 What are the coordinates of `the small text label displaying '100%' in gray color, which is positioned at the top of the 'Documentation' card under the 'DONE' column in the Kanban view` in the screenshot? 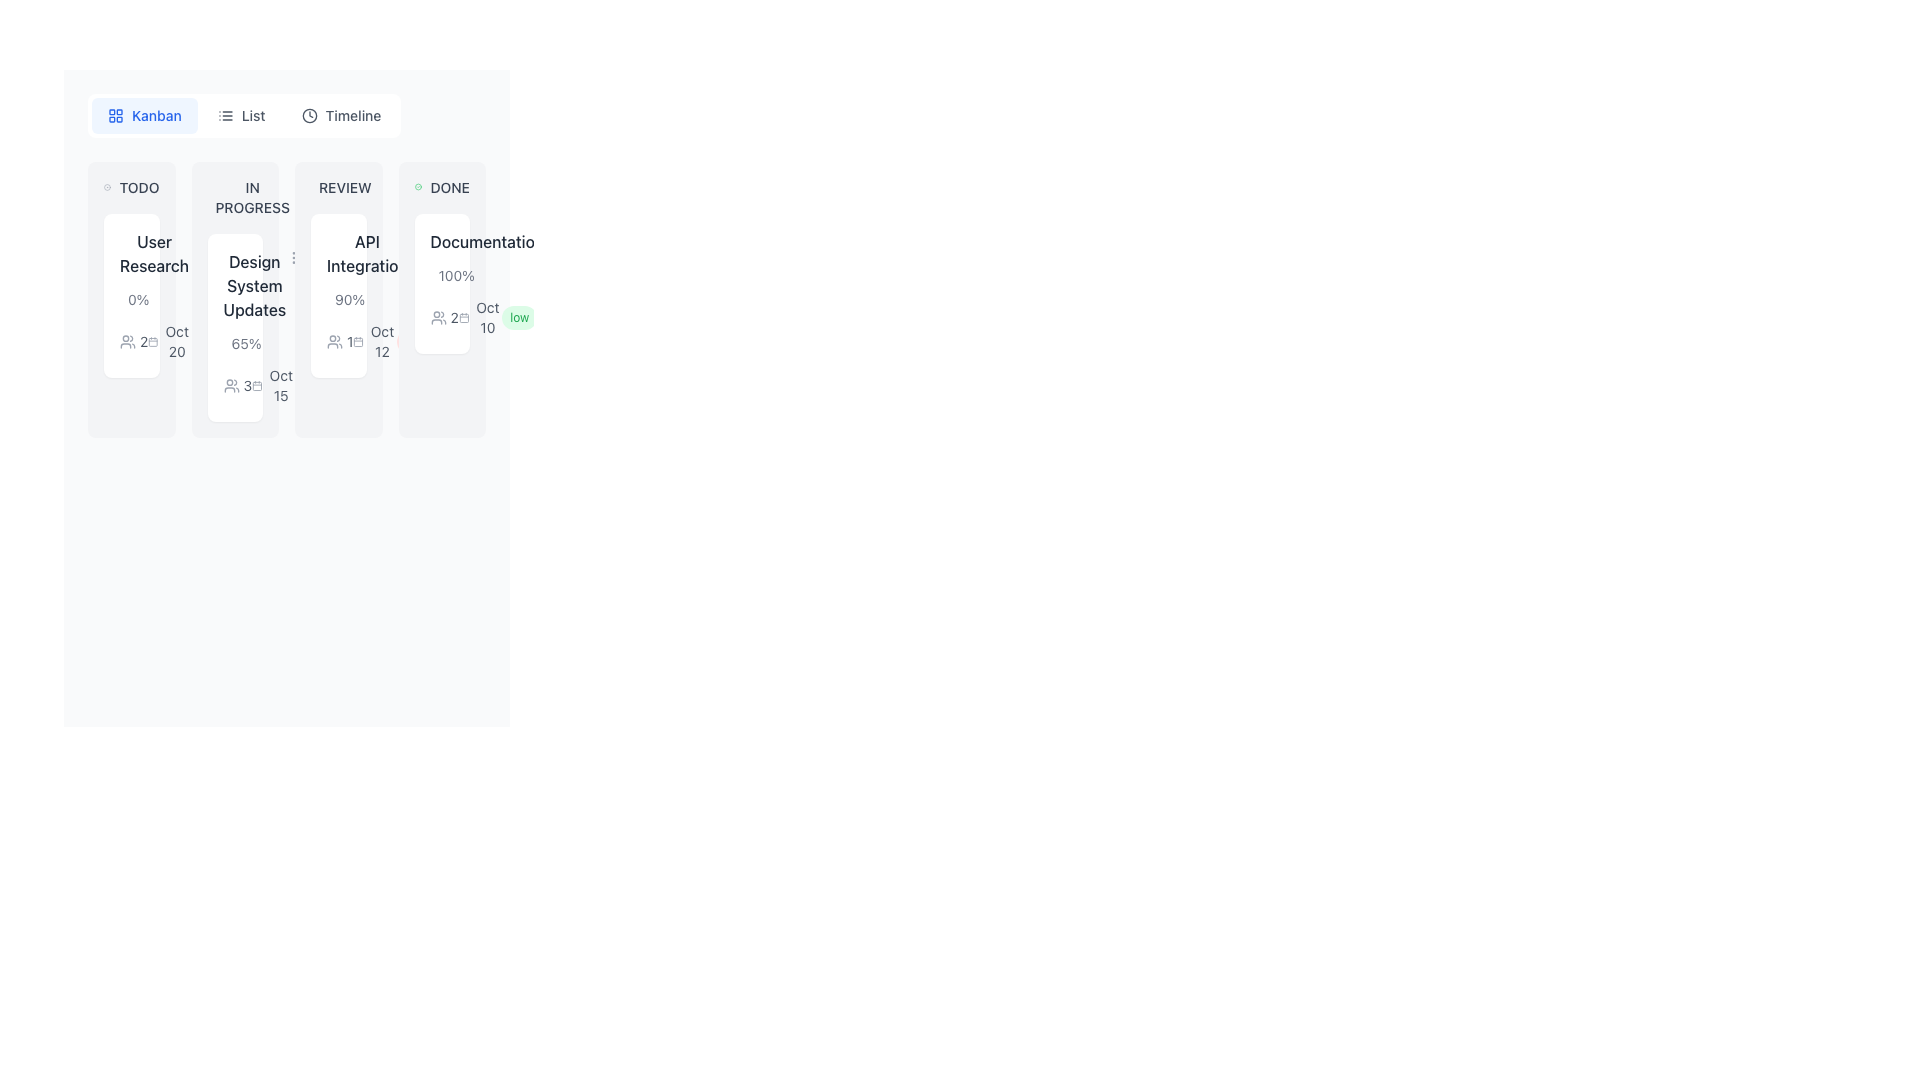 It's located at (441, 276).